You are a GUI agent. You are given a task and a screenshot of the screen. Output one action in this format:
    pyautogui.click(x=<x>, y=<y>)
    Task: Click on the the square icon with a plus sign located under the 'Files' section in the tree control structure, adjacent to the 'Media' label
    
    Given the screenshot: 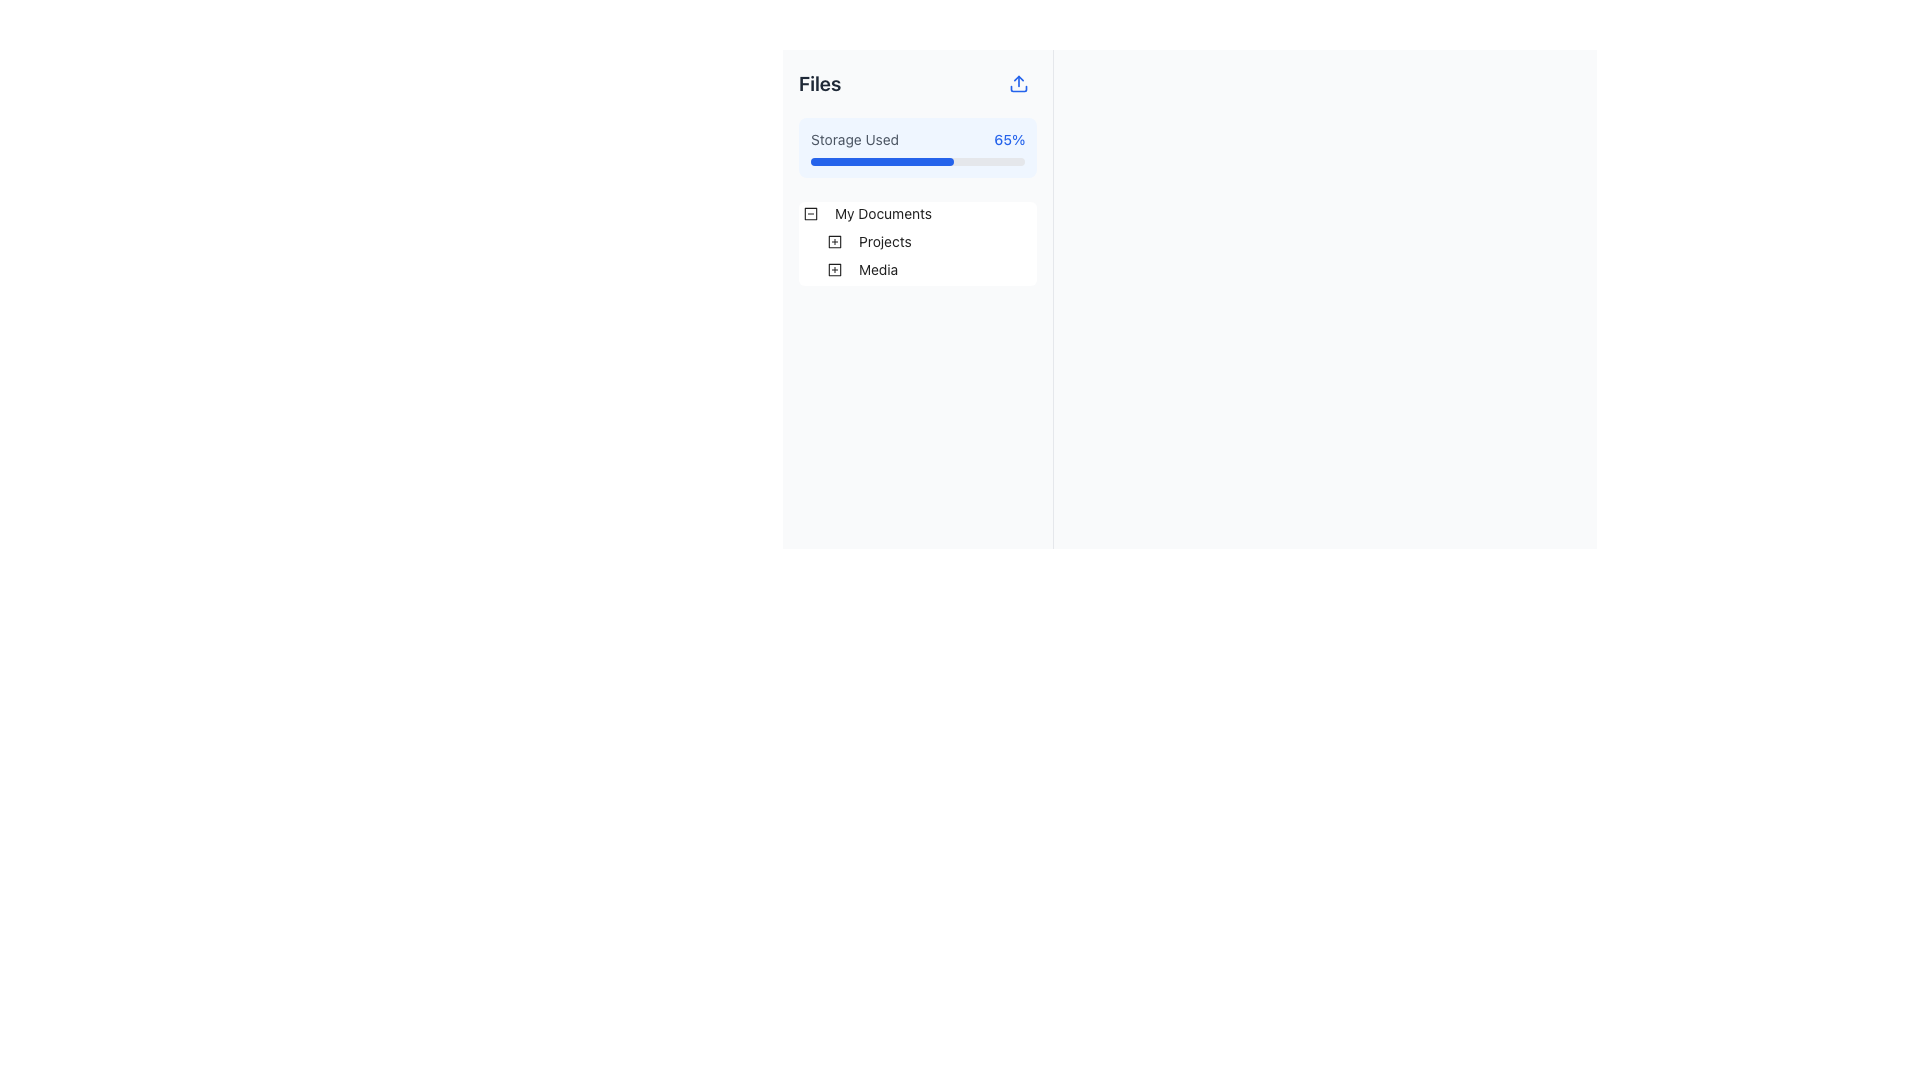 What is the action you would take?
    pyautogui.click(x=835, y=241)
    